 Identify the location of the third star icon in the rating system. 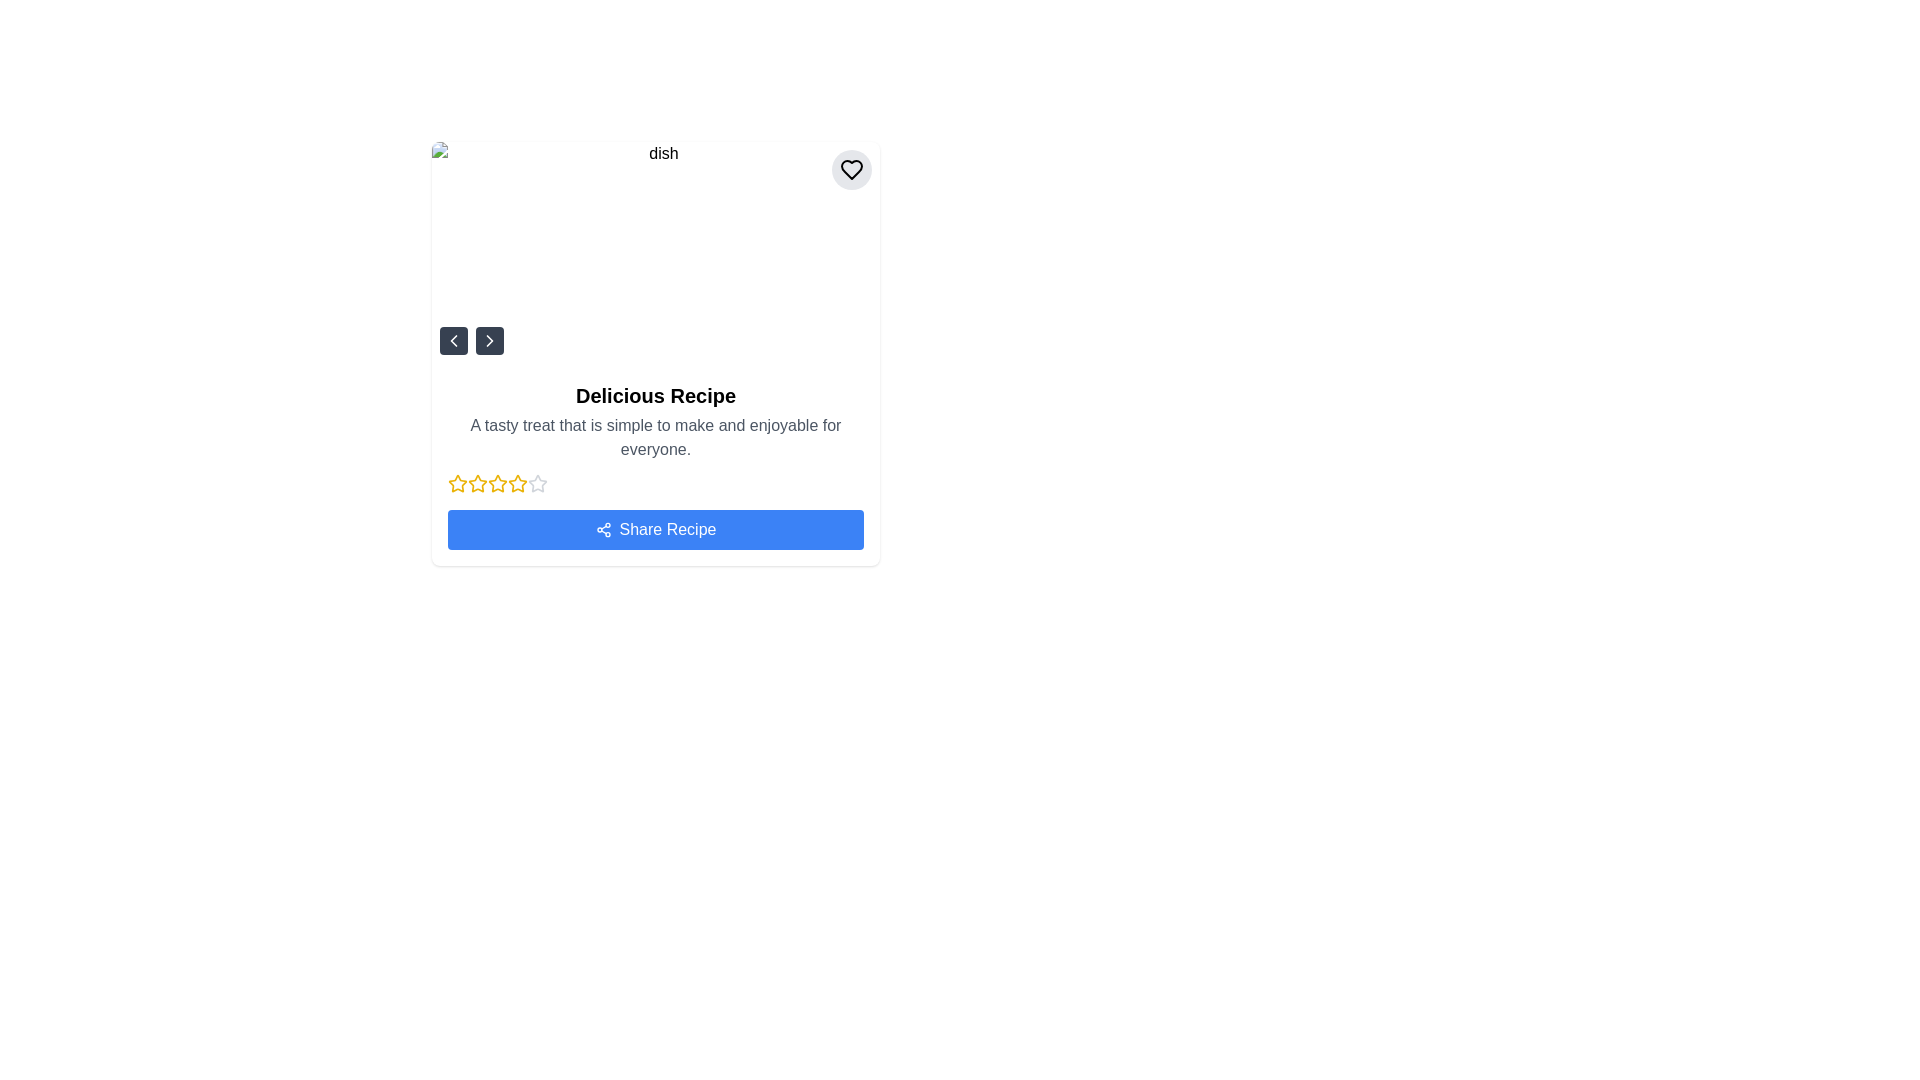
(518, 483).